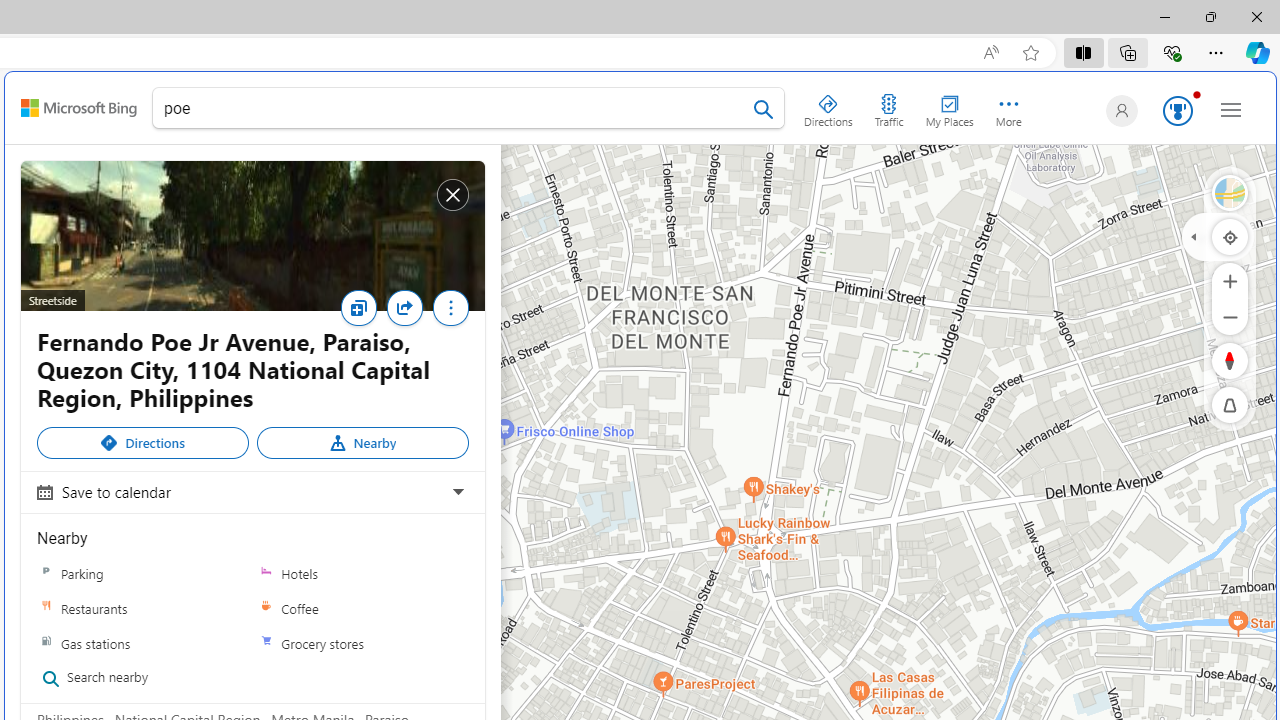 The width and height of the screenshot is (1280, 720). What do you see at coordinates (1230, 109) in the screenshot?
I see `'Settings and quick links'` at bounding box center [1230, 109].